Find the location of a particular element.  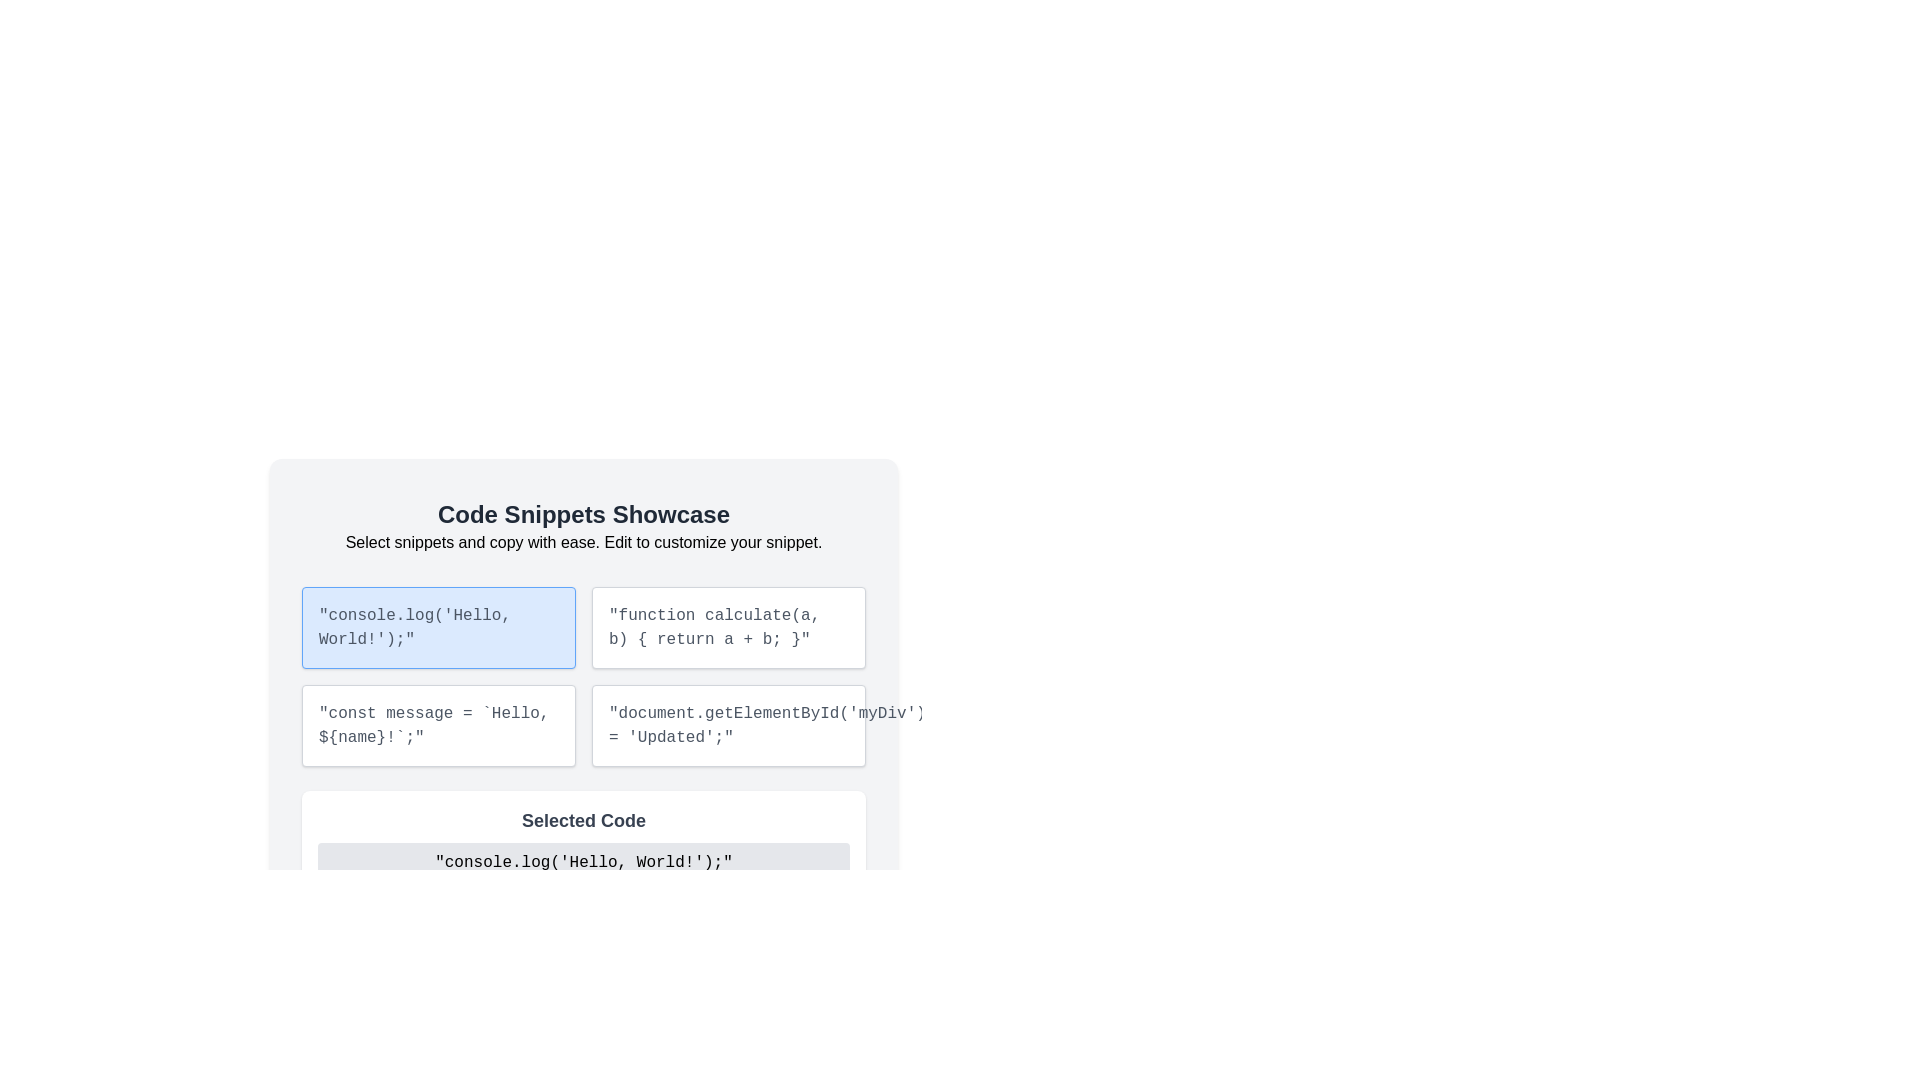

the code snippet display element located in the upper left quadrant of the grid layout, which is the first item in the first row is located at coordinates (583, 652).